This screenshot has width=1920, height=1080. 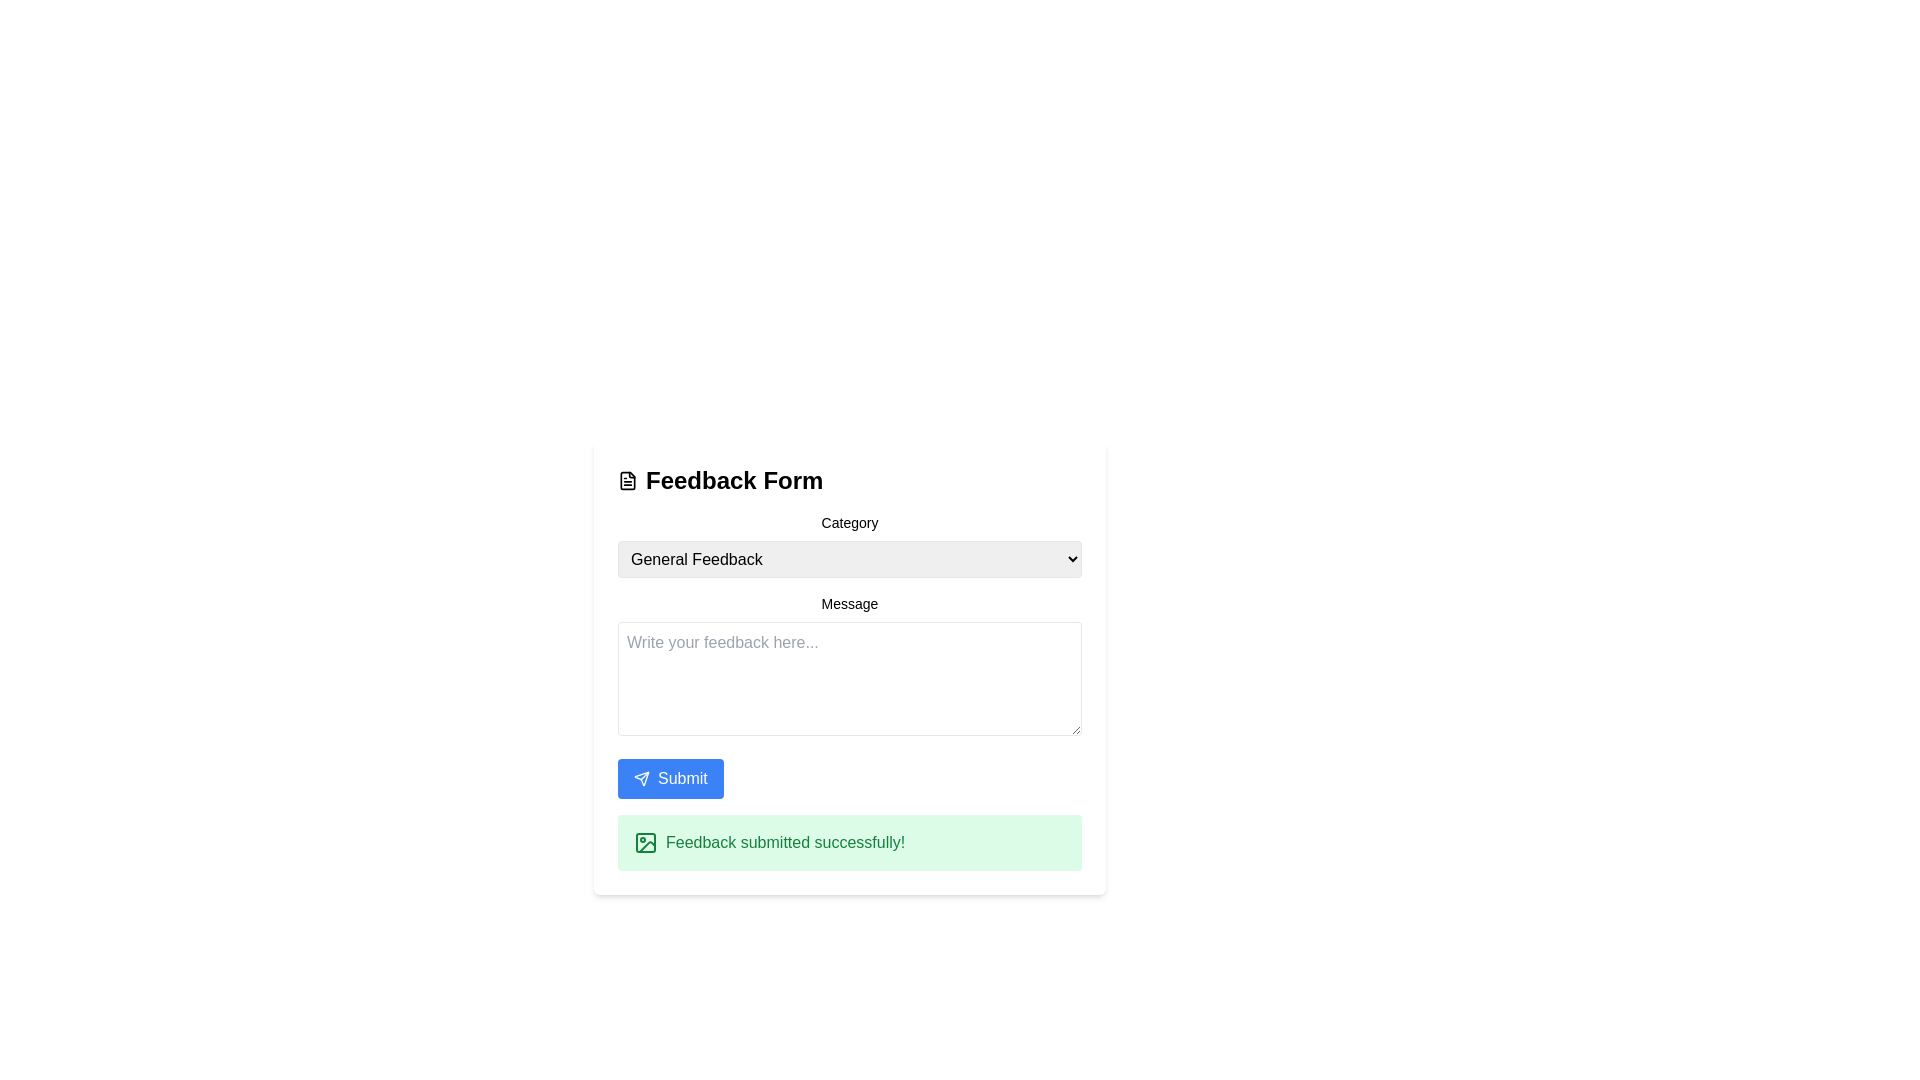 I want to click on the green text 'Feedback submitted successfully!', so click(x=784, y=843).